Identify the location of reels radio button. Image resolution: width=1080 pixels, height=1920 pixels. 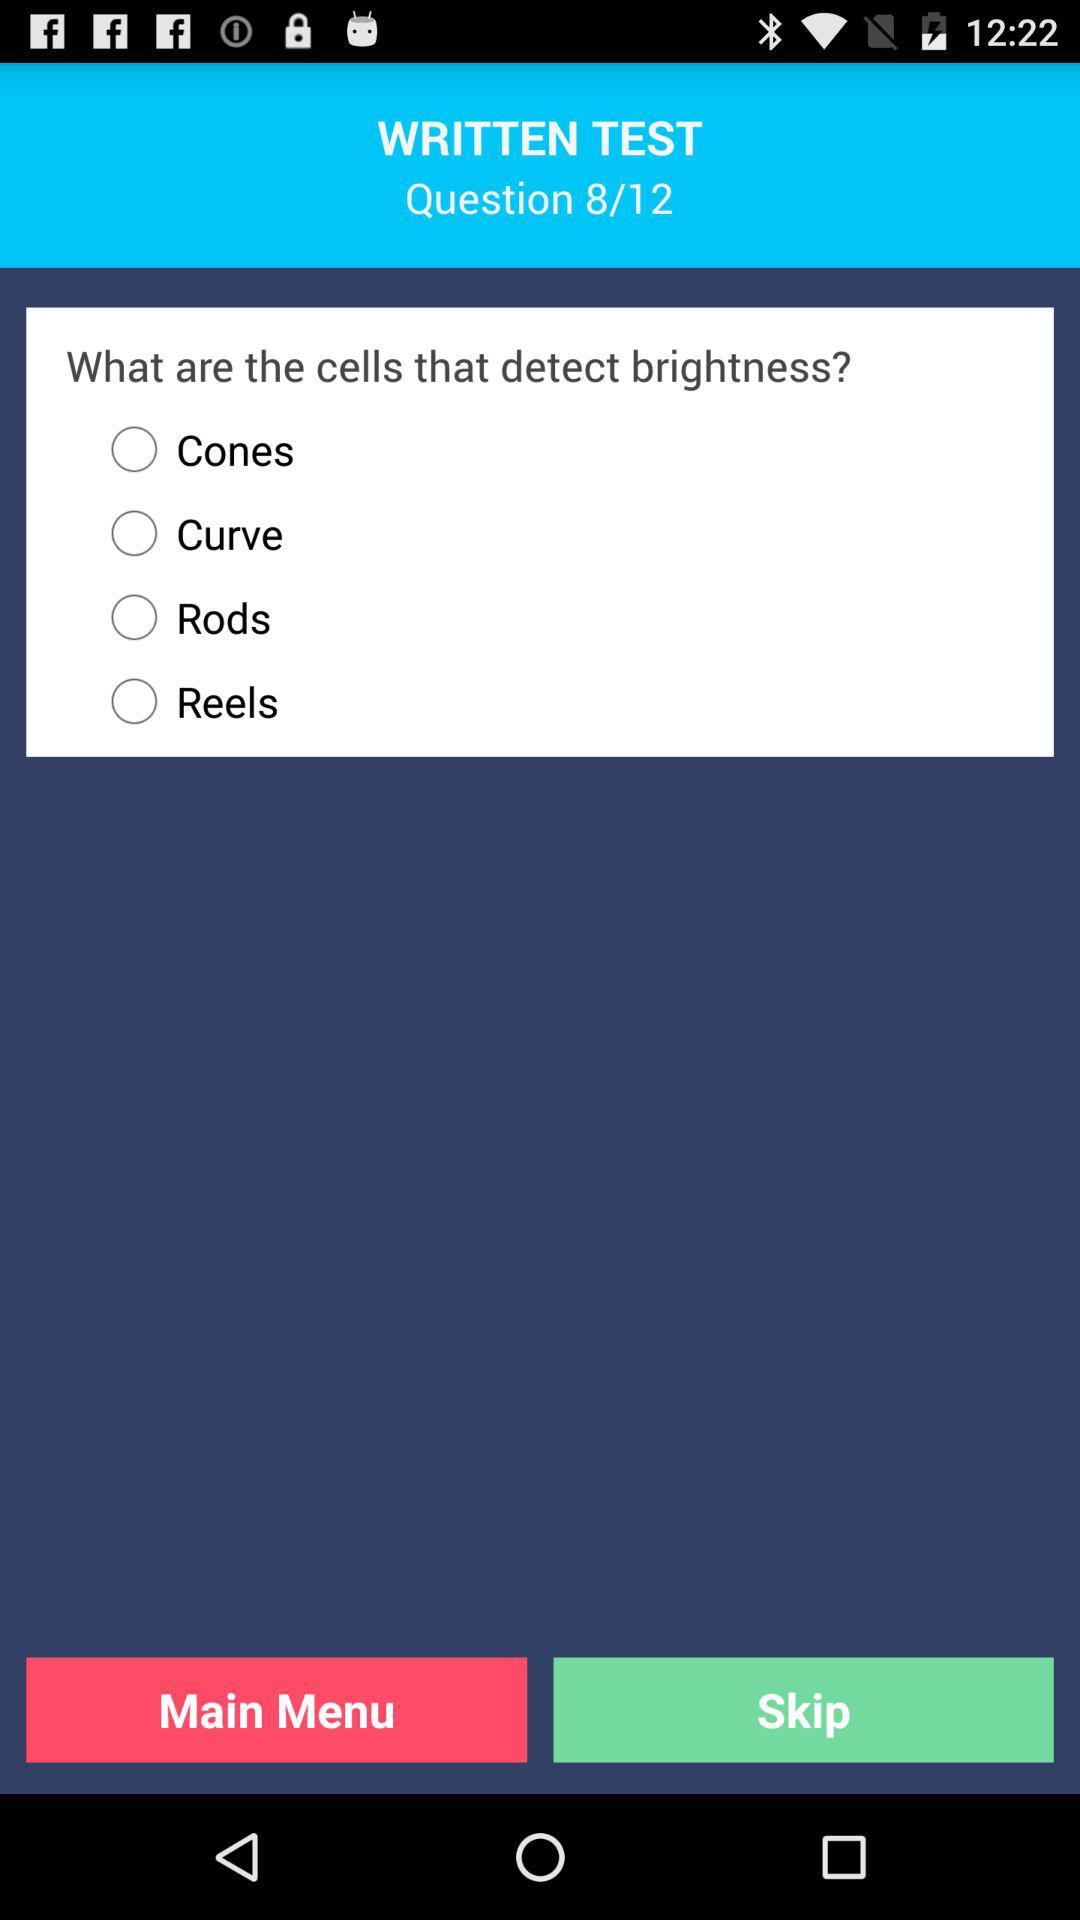
(553, 701).